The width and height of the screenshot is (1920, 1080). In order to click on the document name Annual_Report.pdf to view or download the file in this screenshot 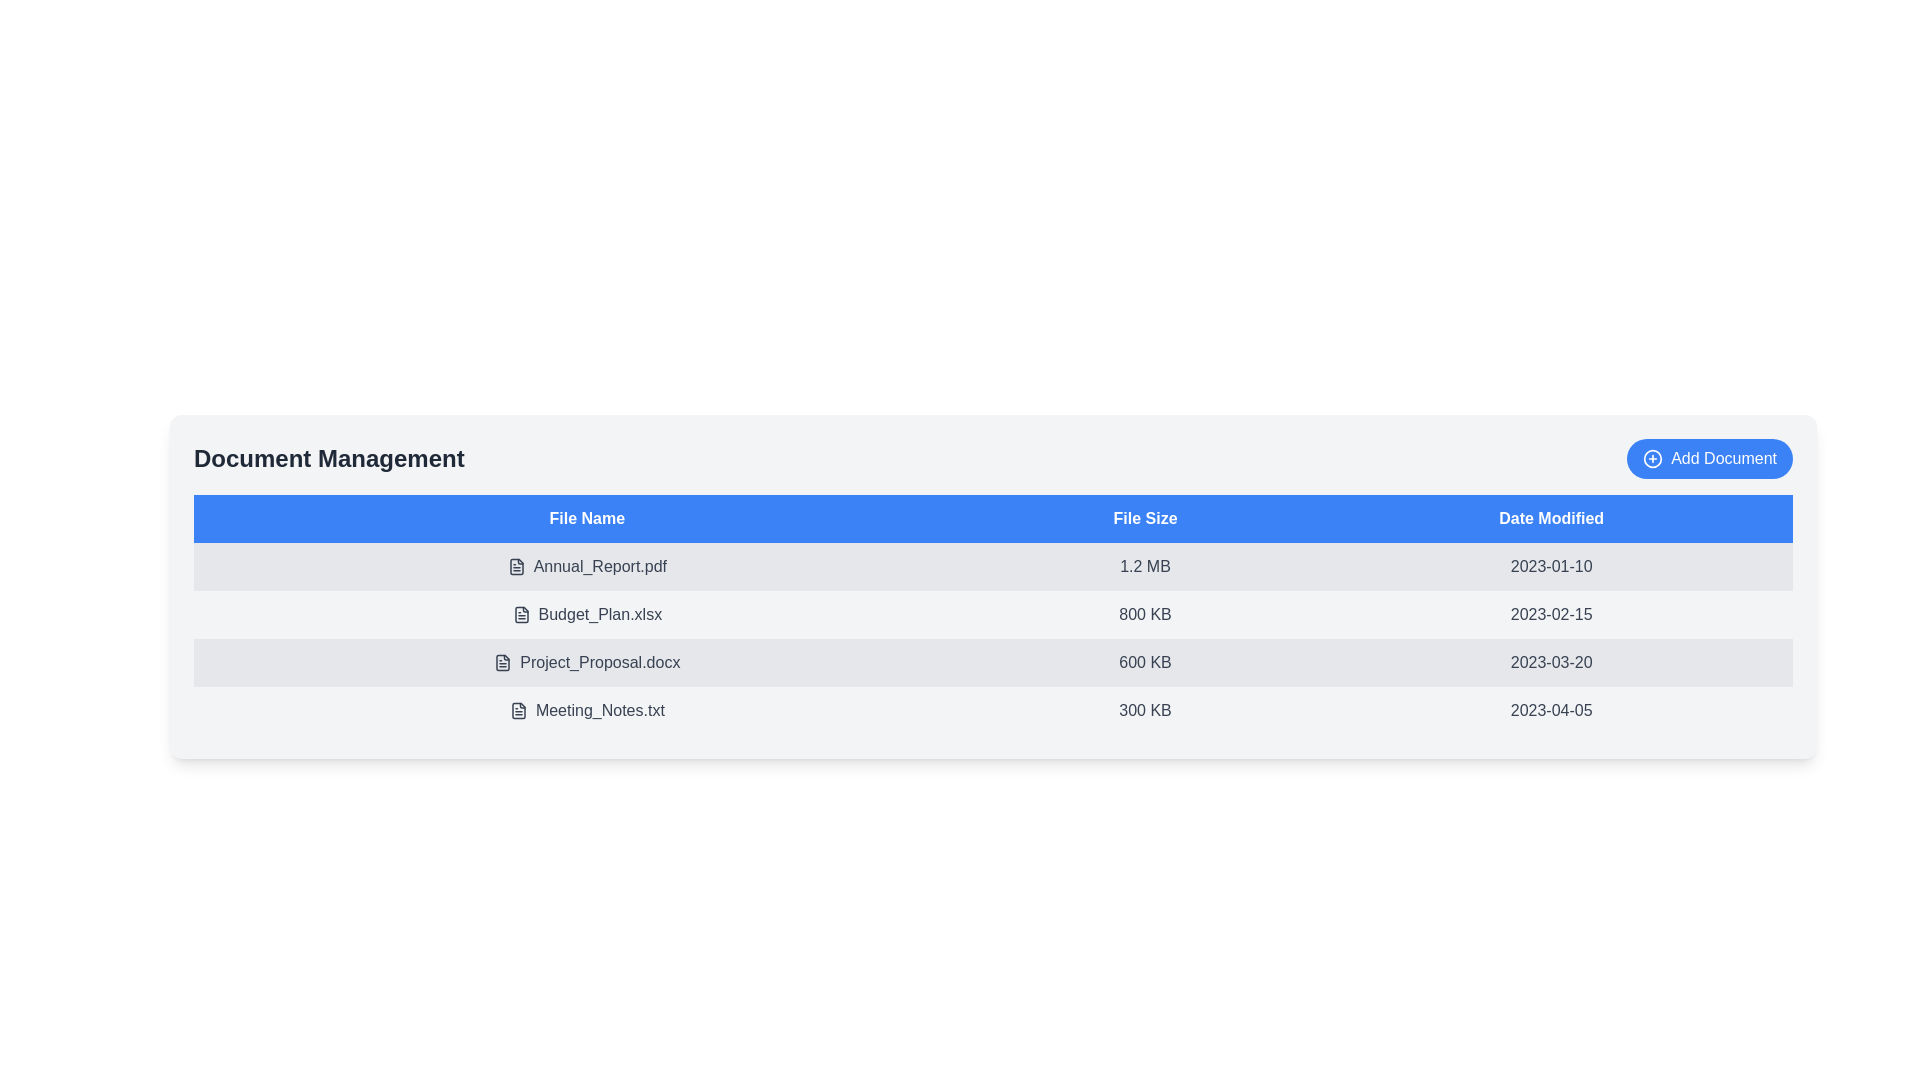, I will do `click(586, 567)`.